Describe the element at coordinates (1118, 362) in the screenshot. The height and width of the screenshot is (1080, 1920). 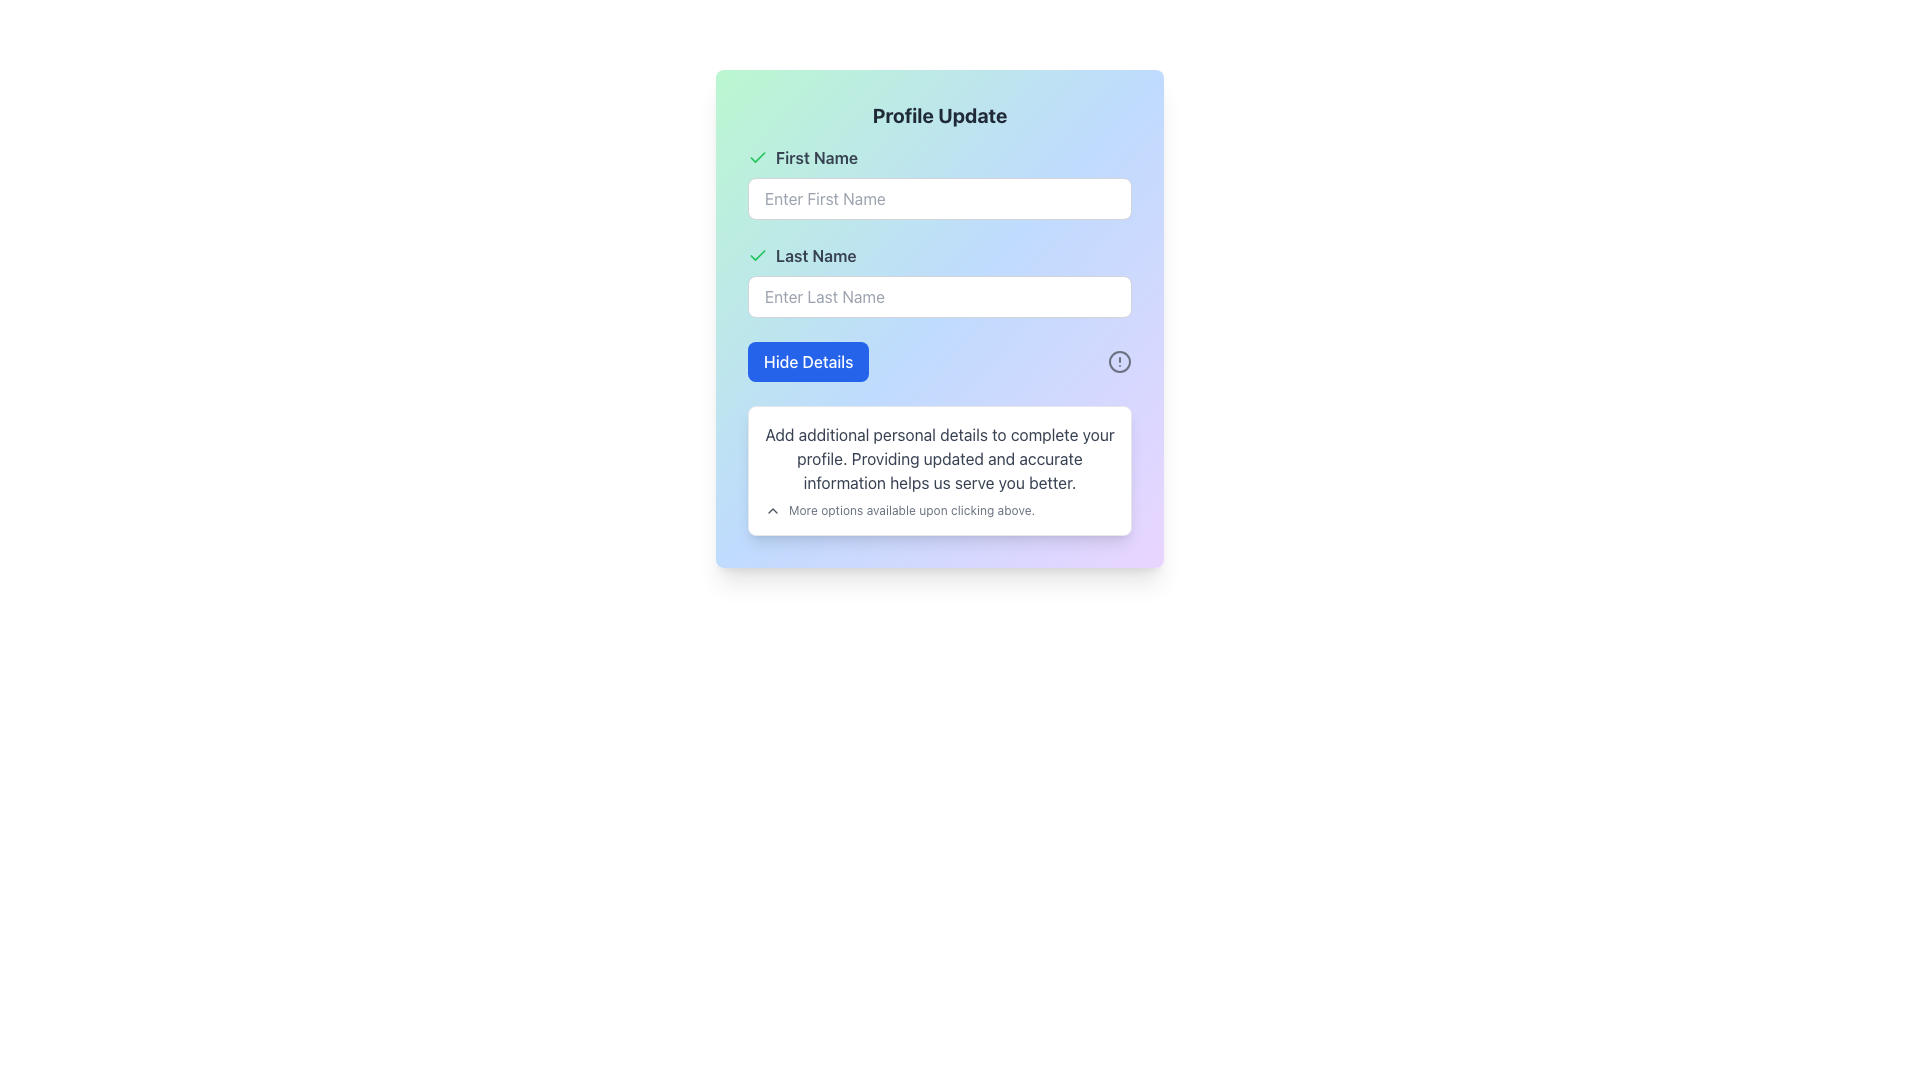
I see `the Icon component located near the 'Hide Details' button, which serves as a visual indicator` at that location.